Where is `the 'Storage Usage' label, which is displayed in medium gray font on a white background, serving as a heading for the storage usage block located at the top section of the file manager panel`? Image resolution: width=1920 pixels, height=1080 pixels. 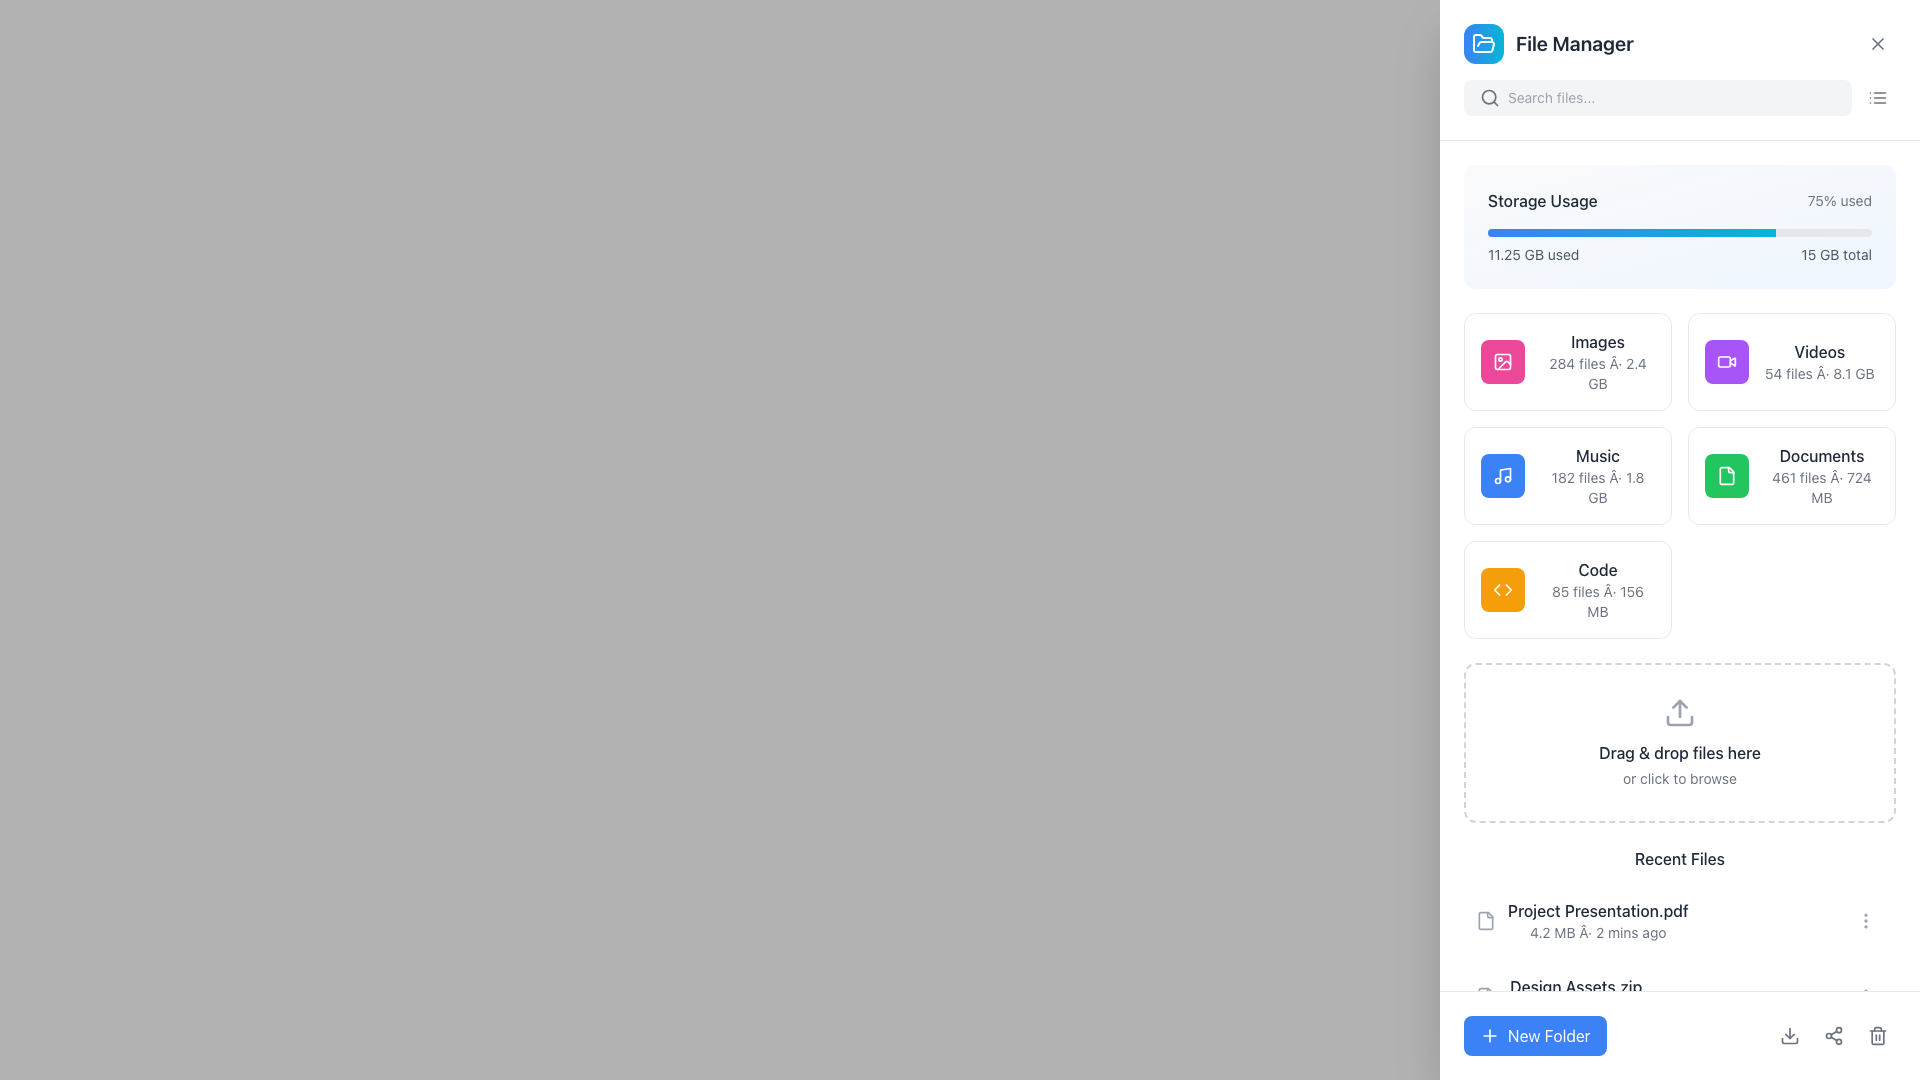
the 'Storage Usage' label, which is displayed in medium gray font on a white background, serving as a heading for the storage usage block located at the top section of the file manager panel is located at coordinates (1541, 200).